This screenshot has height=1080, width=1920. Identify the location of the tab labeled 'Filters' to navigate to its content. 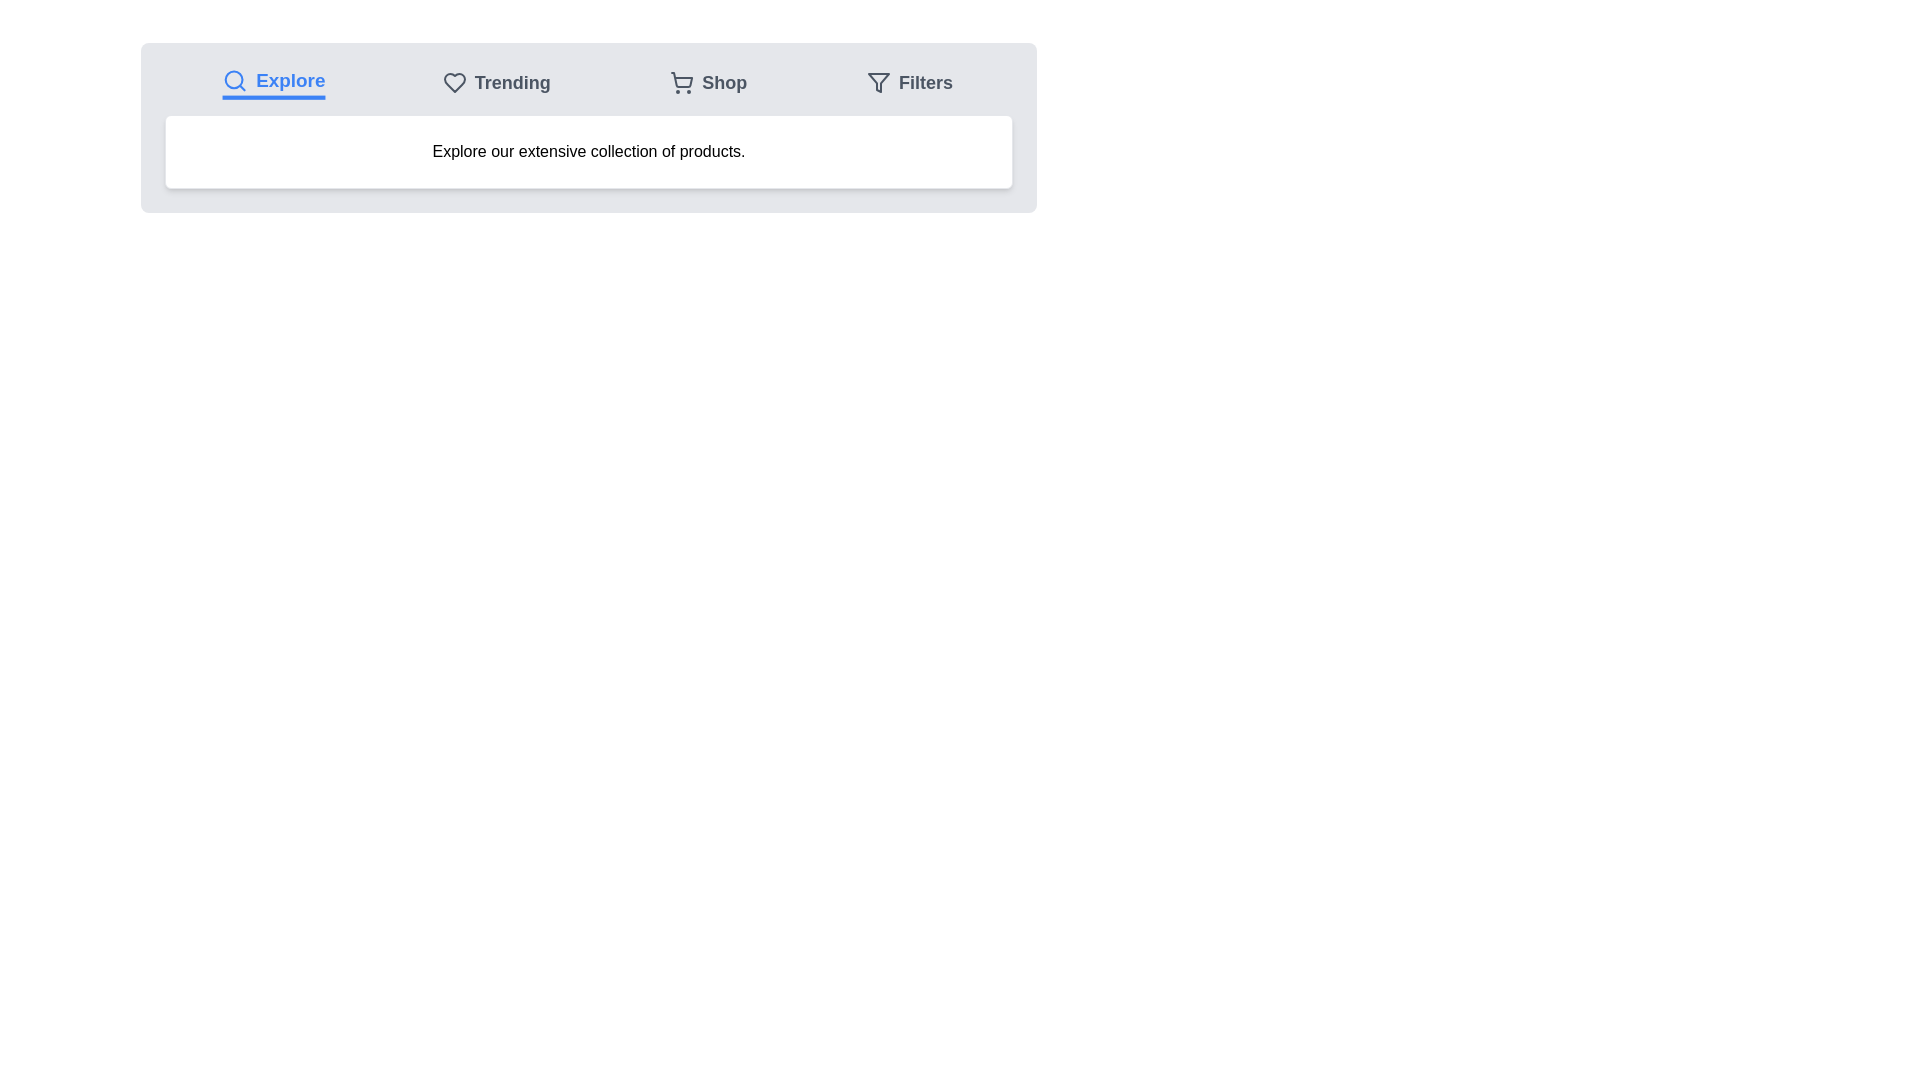
(909, 82).